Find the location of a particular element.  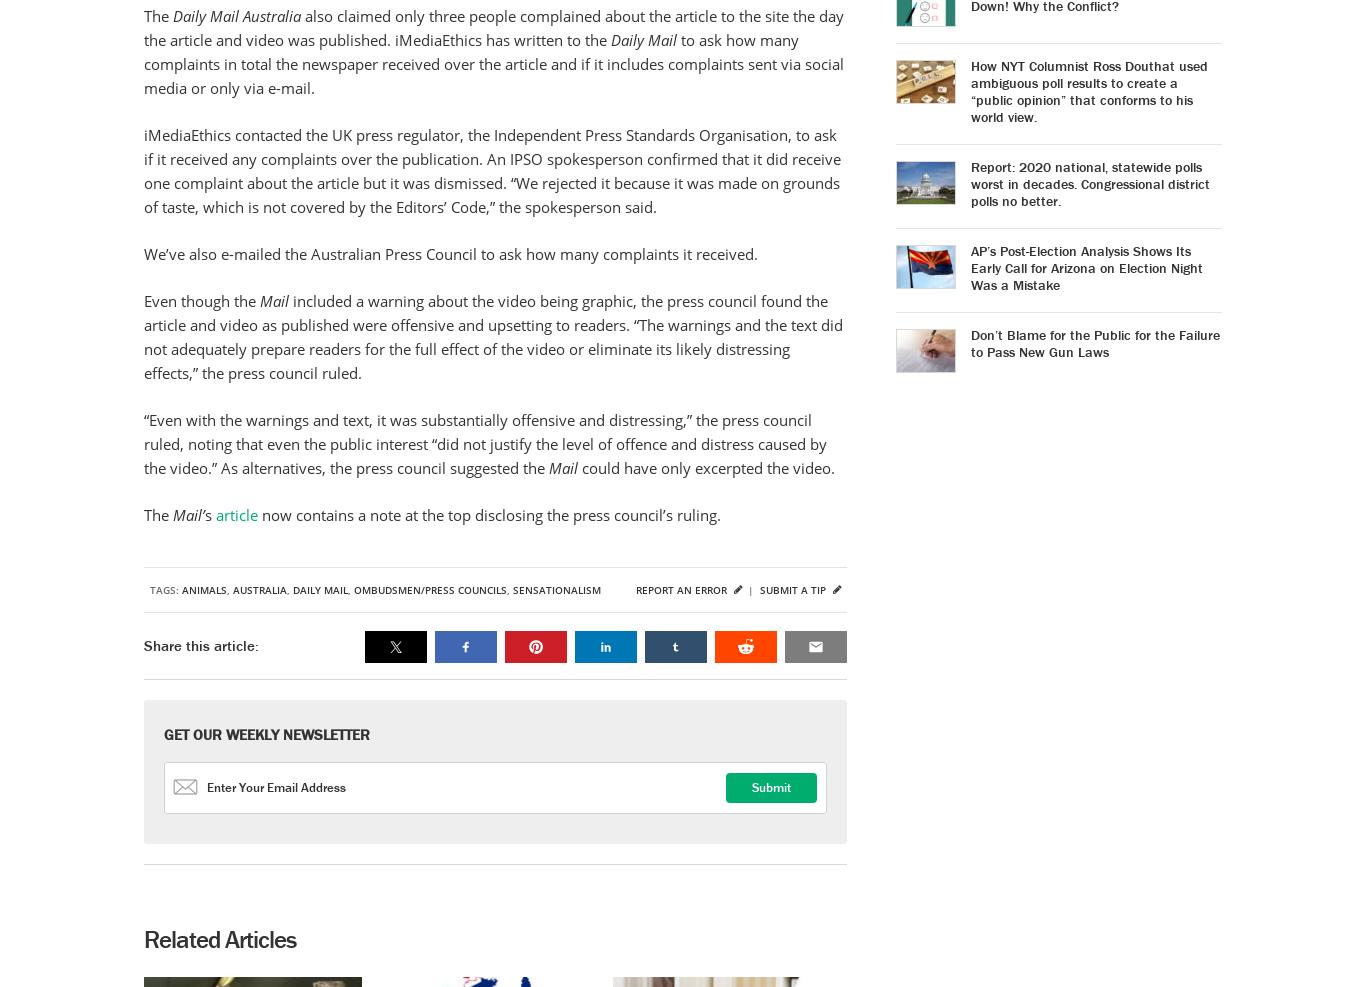

'Submit a tip' is located at coordinates (794, 589).